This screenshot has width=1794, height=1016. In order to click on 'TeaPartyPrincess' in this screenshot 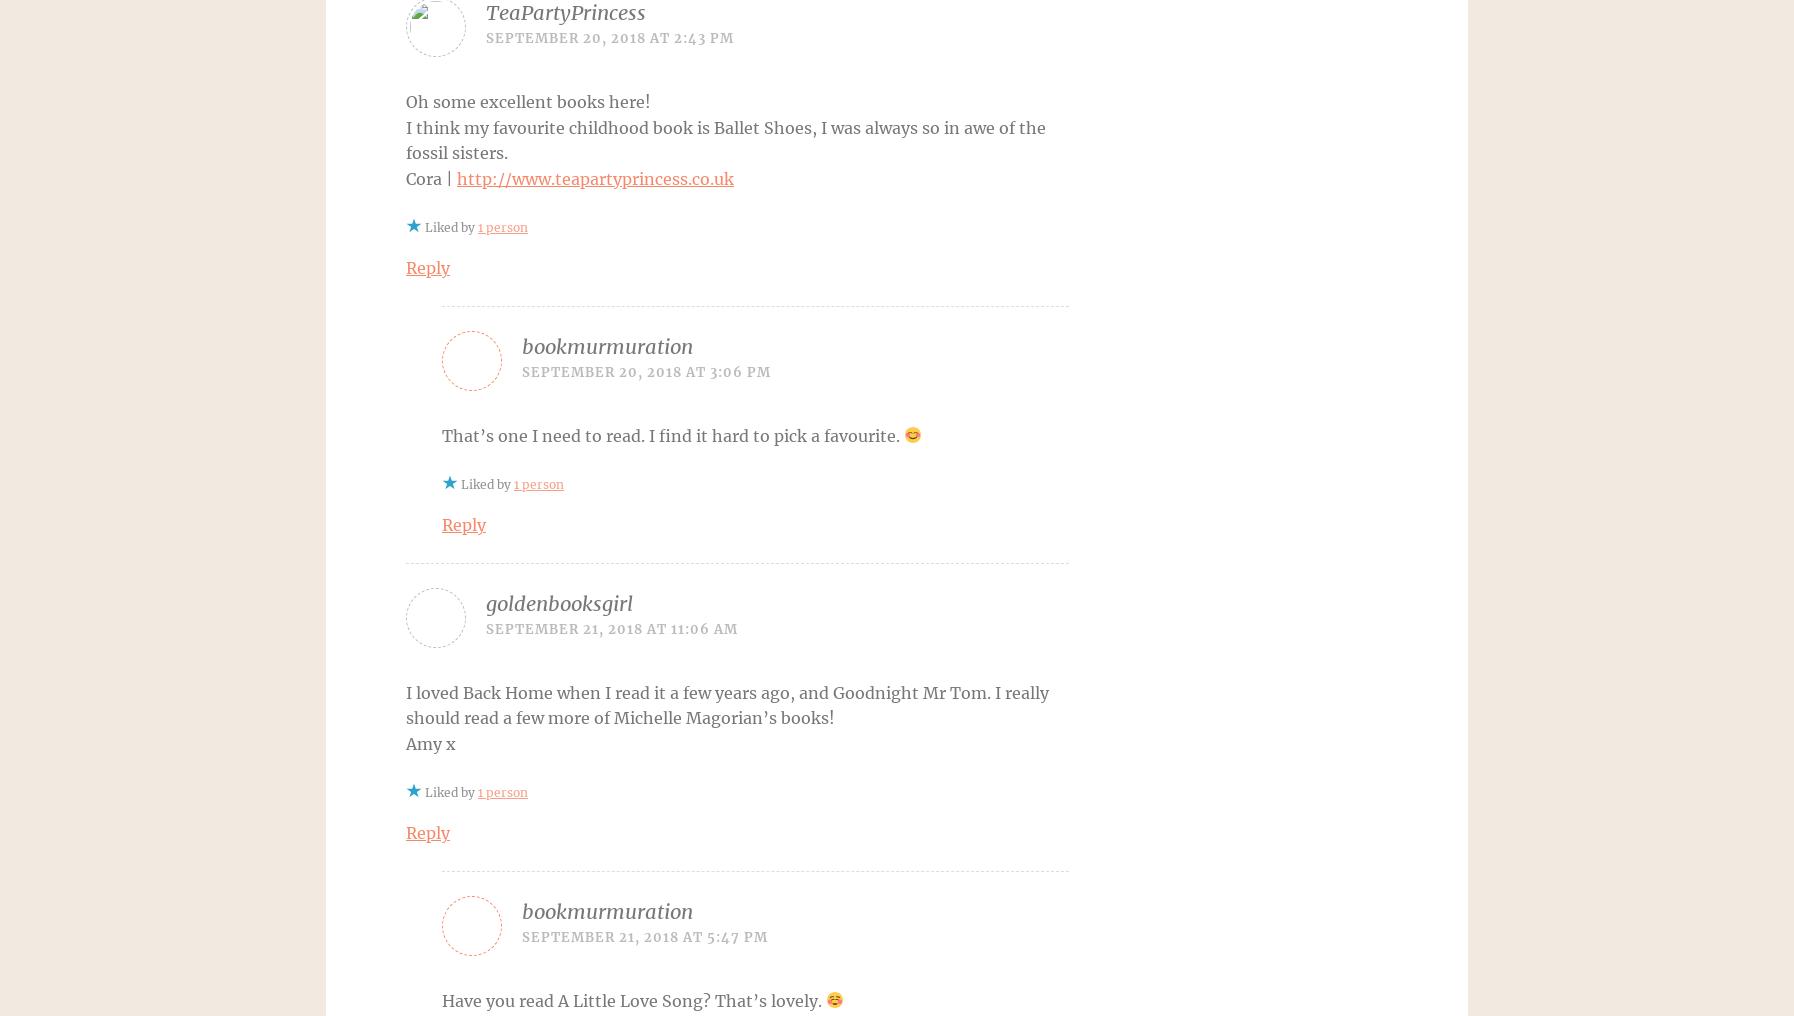, I will do `click(566, 11)`.